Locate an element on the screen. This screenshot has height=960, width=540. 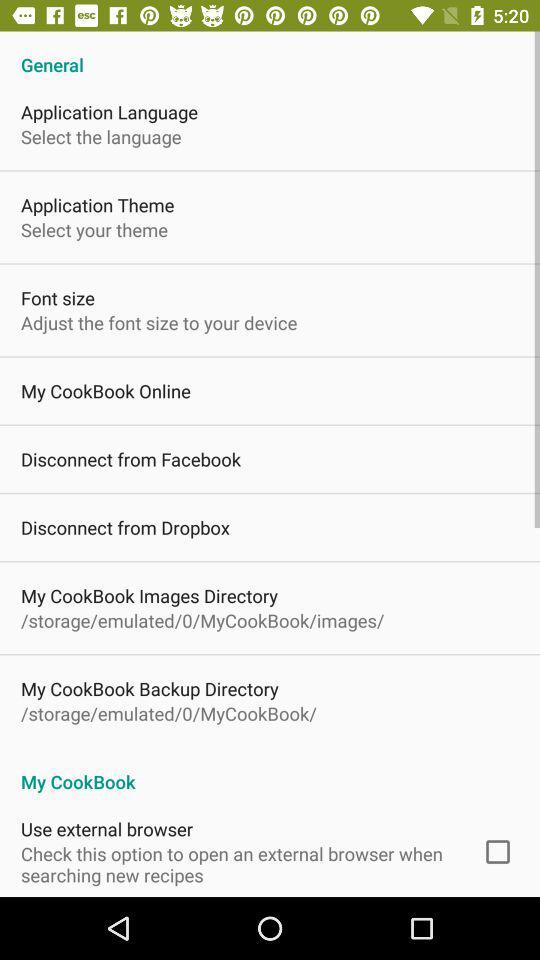
select the language icon is located at coordinates (100, 135).